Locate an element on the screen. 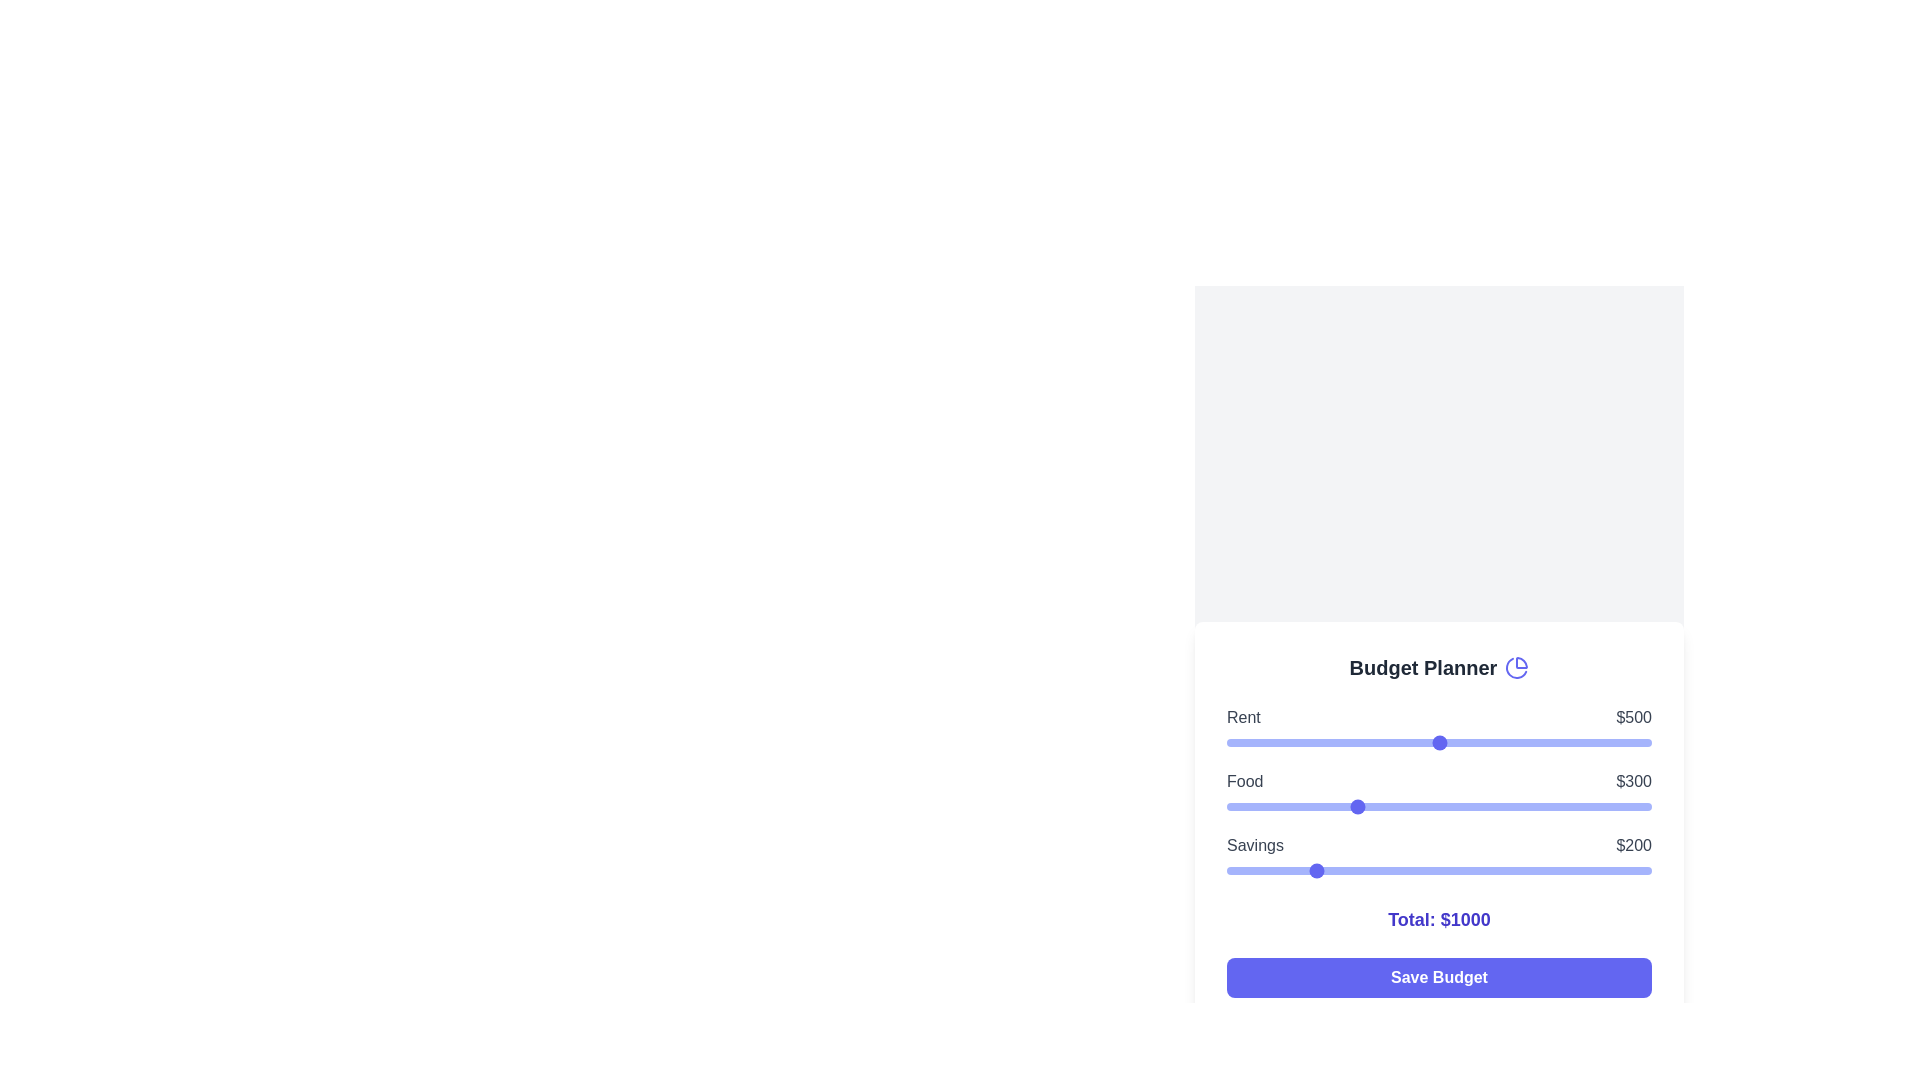  the rent budget slider to 636 is located at coordinates (1497, 743).